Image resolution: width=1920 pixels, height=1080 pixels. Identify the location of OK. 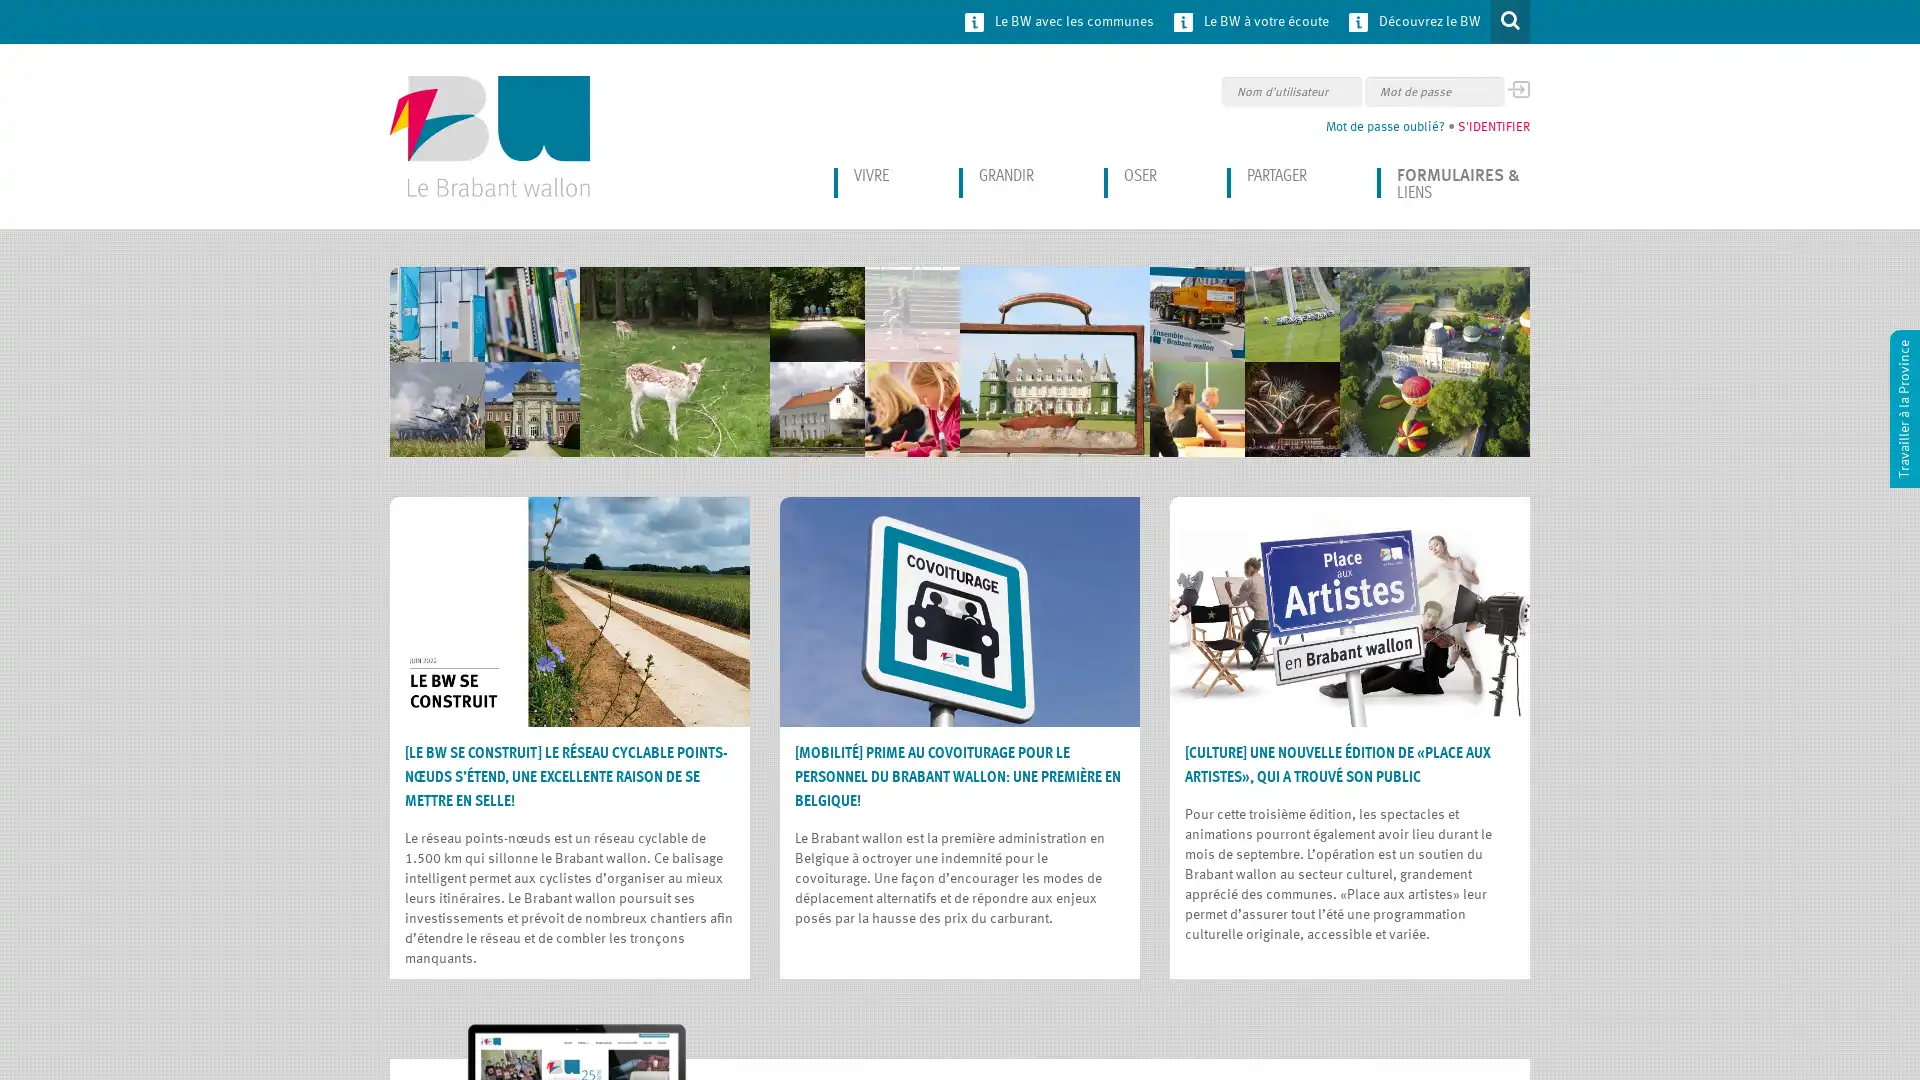
(1518, 87).